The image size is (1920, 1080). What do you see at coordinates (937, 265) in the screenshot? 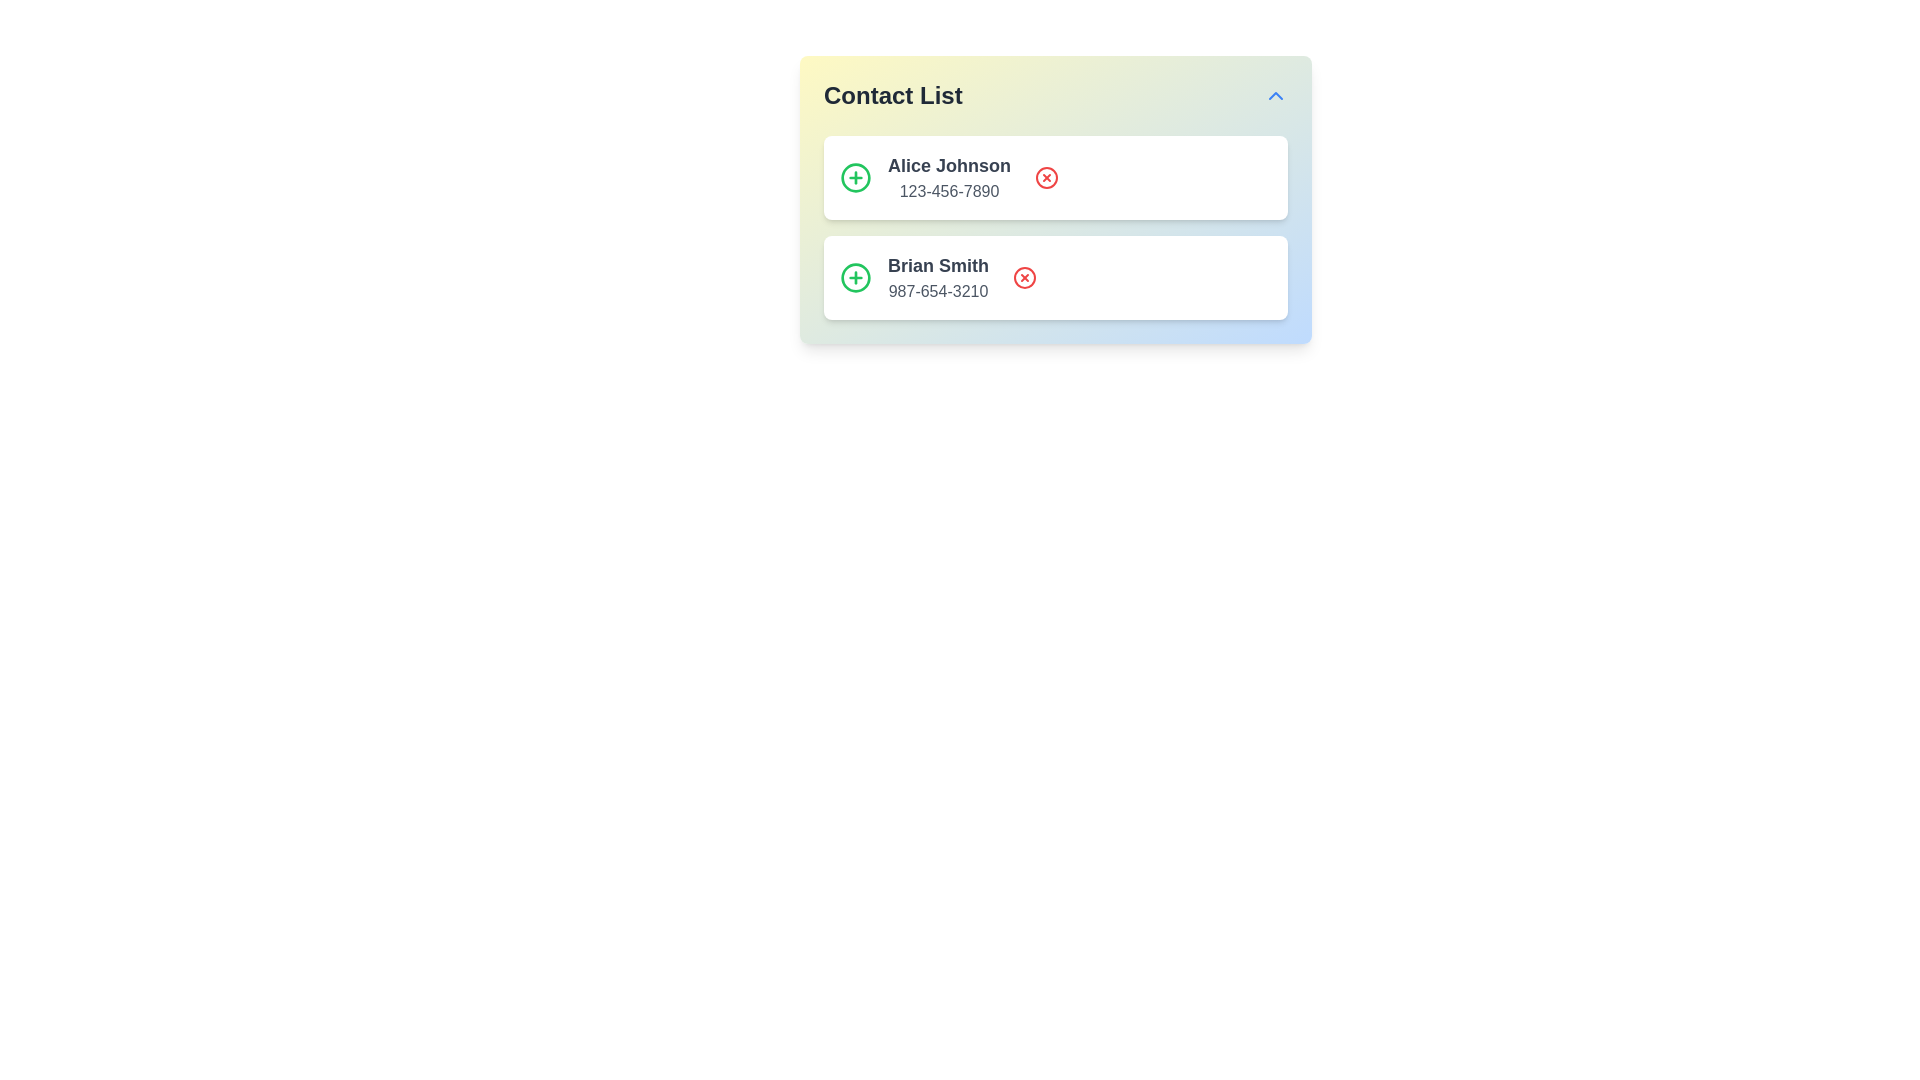
I see `the text label displaying the name 'Brian Smith' within the second contact card in the 'Contact List' section` at bounding box center [937, 265].